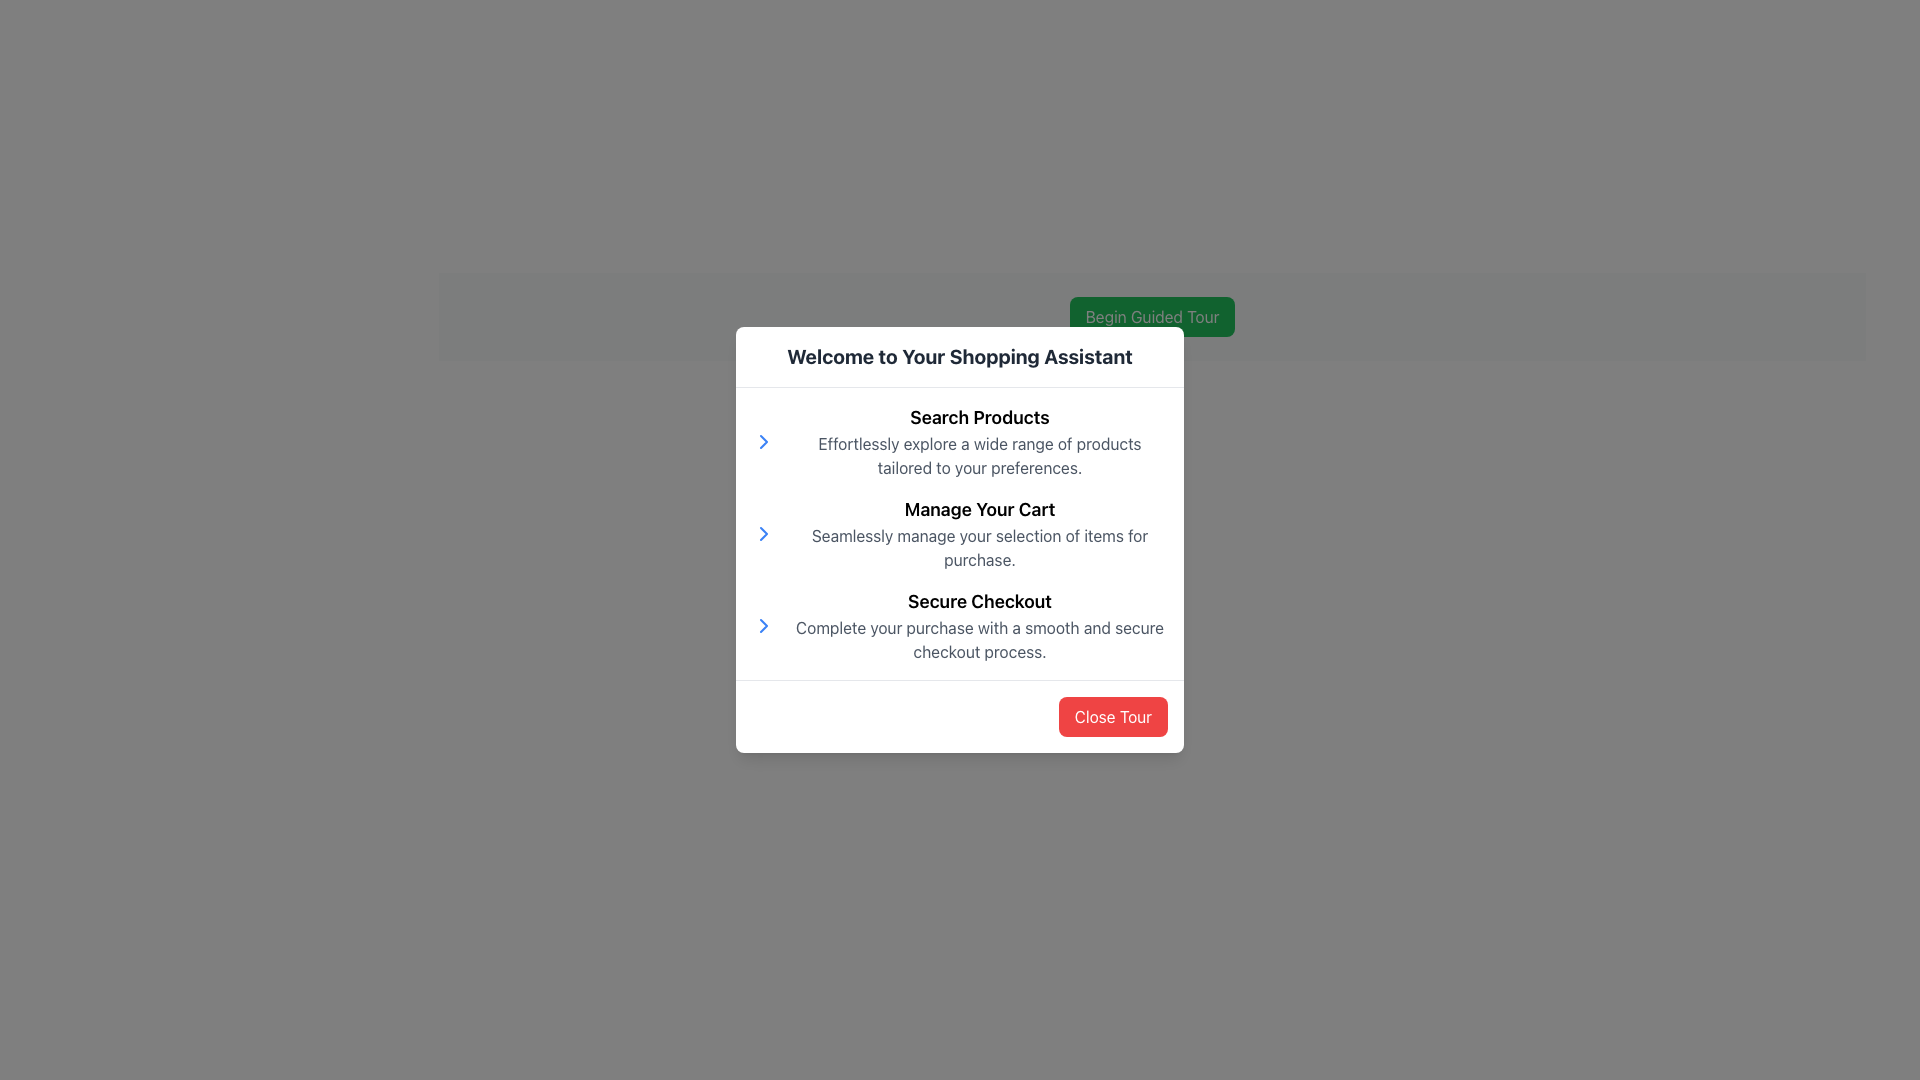 The width and height of the screenshot is (1920, 1080). What do you see at coordinates (979, 547) in the screenshot?
I see `static text displaying 'Seamlessly manage your selection of items for purchase.' located below the header 'Manage Your Cart' in the tutorial card` at bounding box center [979, 547].